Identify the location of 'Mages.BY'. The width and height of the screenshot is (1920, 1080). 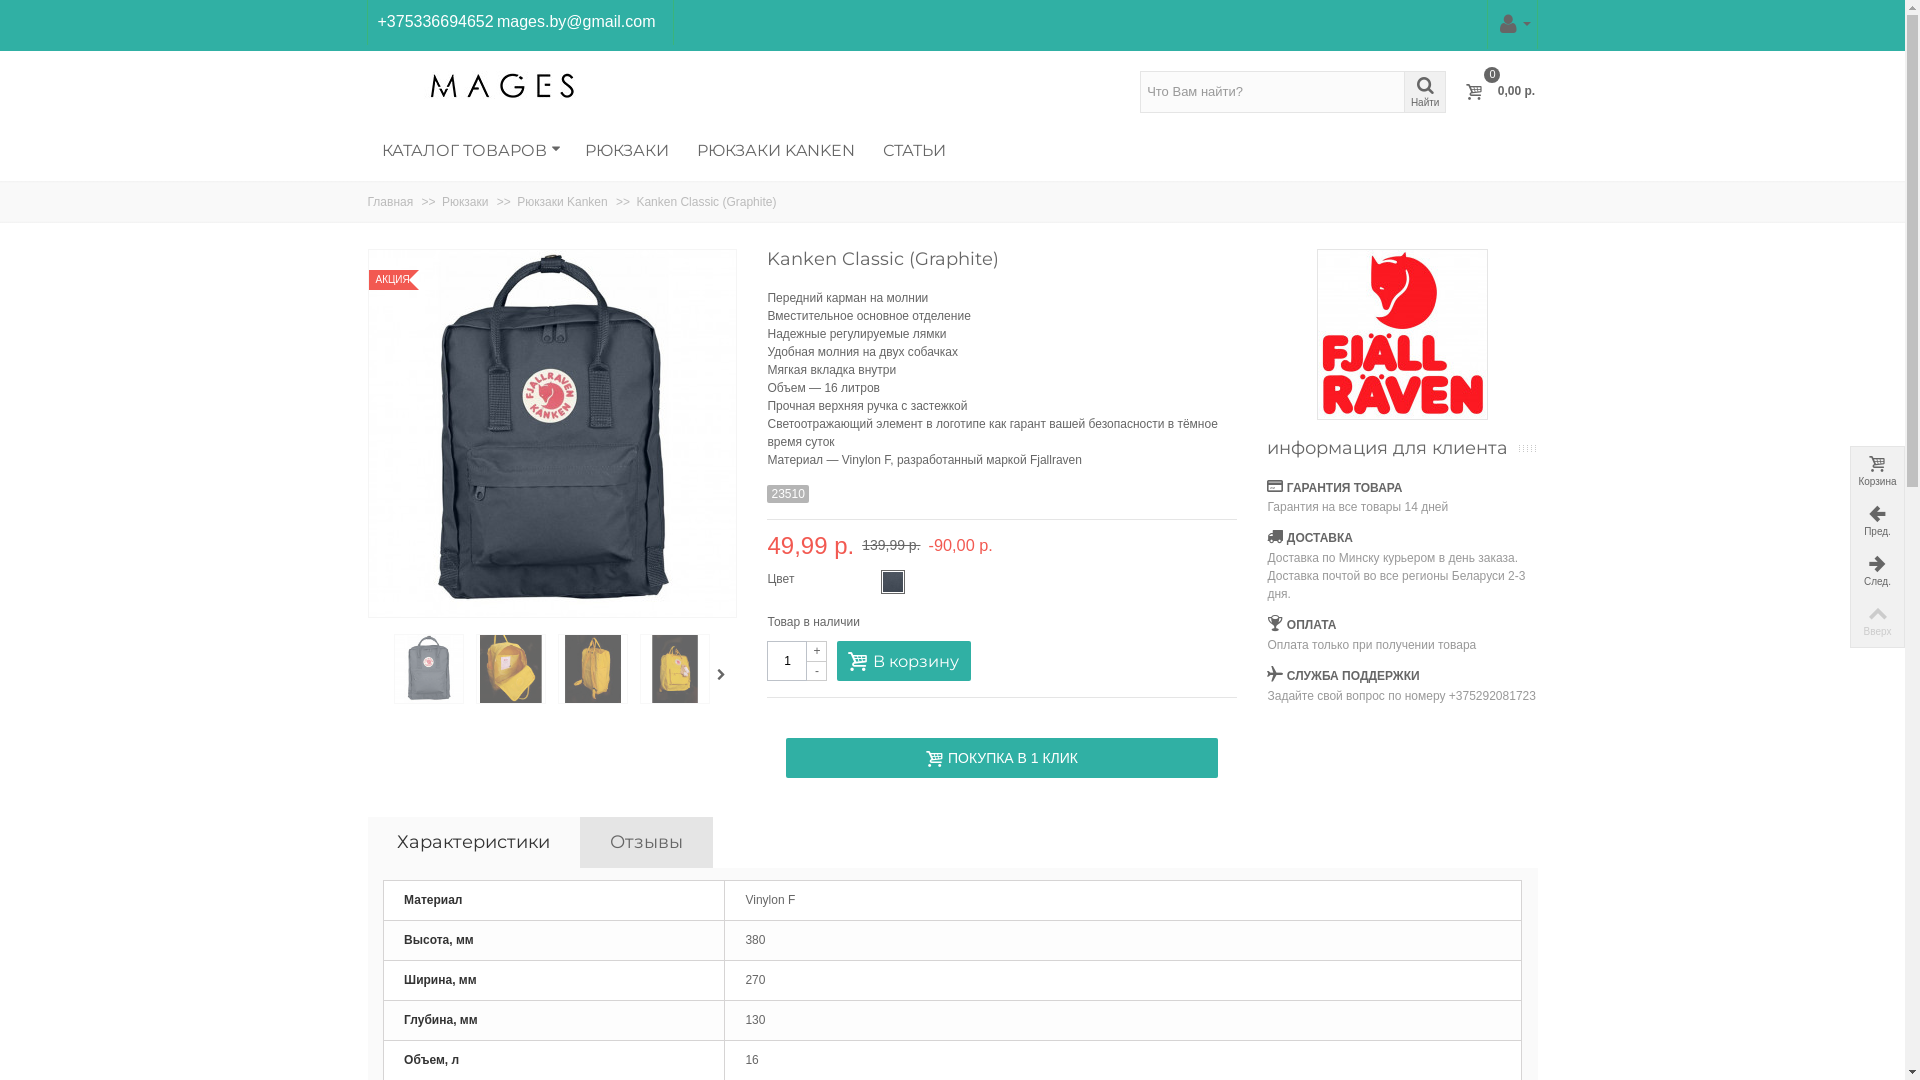
(500, 83).